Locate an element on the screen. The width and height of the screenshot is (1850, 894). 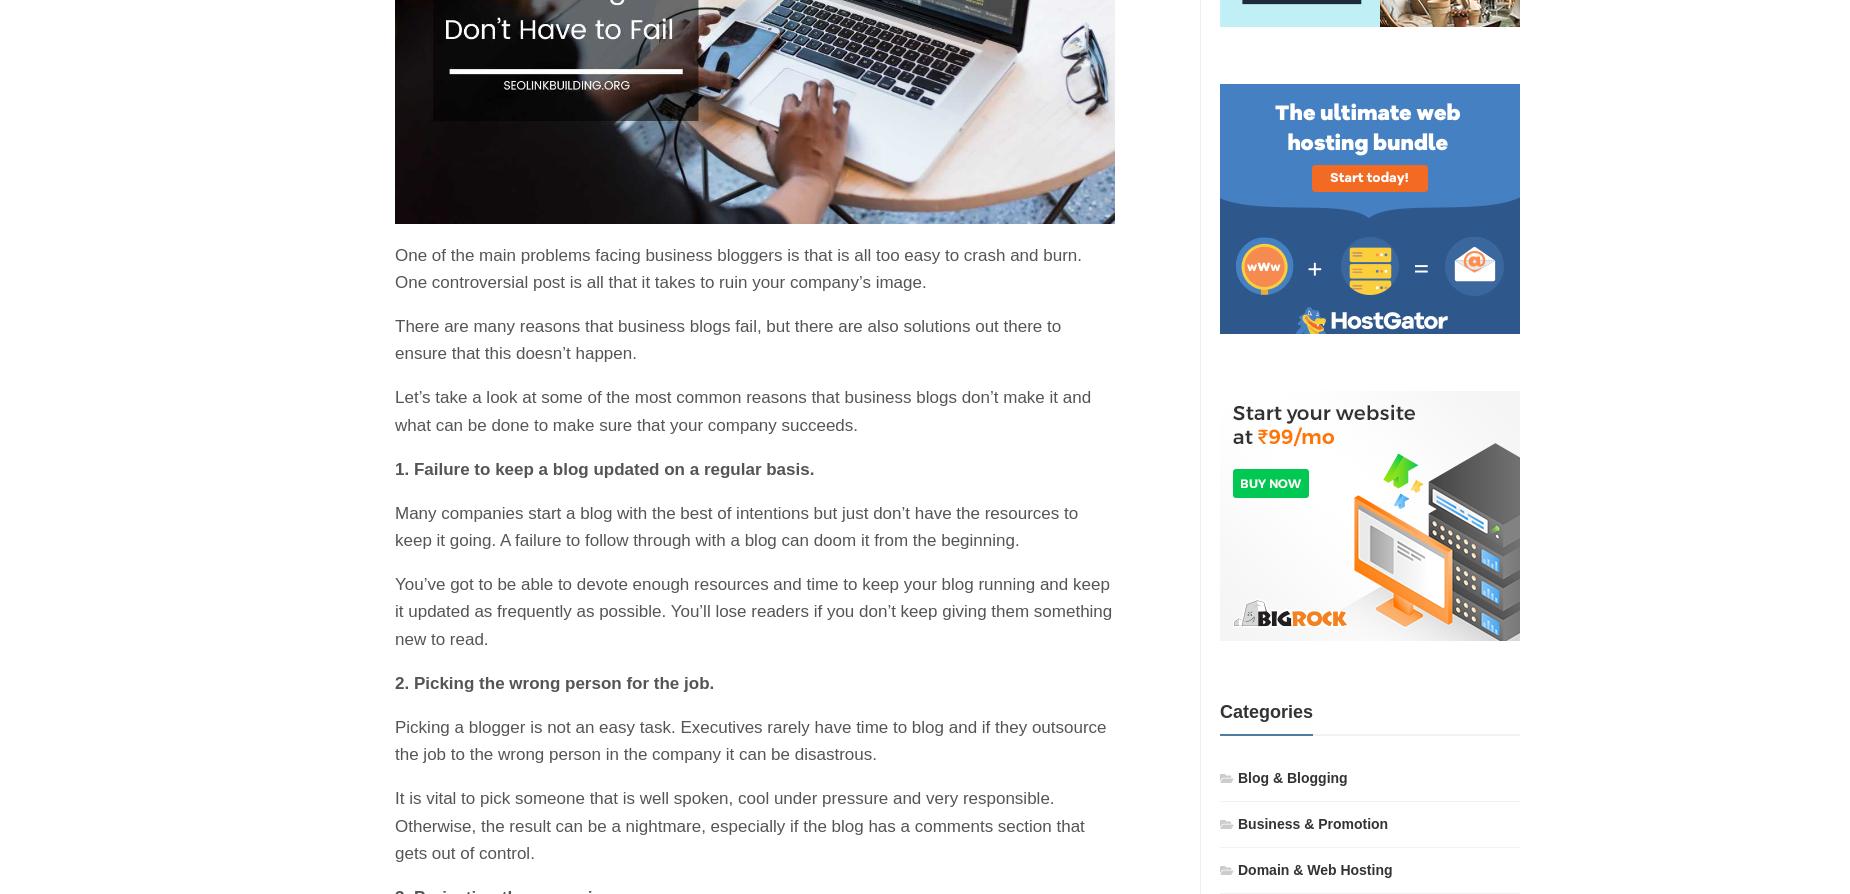
'Blog & Blogging' is located at coordinates (1291, 775).